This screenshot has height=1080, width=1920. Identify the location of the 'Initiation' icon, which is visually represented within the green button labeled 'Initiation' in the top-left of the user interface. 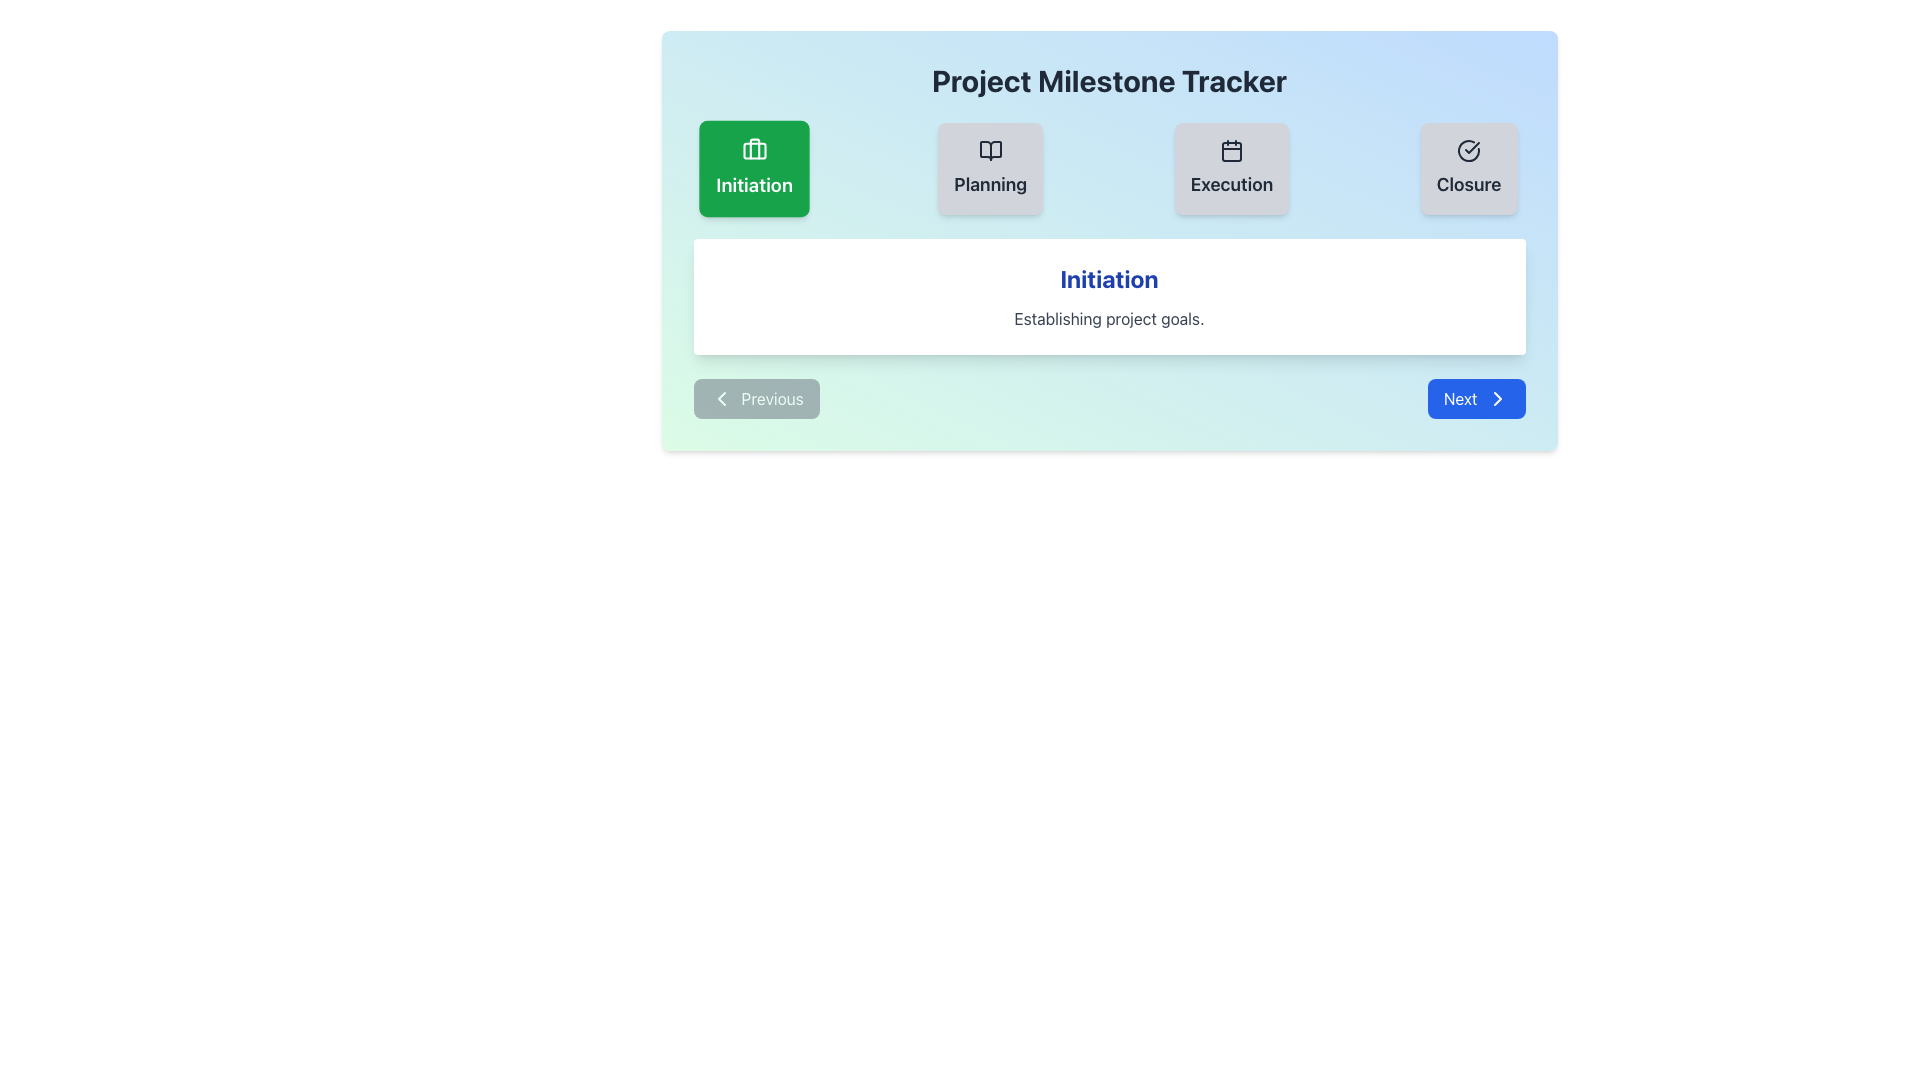
(752, 150).